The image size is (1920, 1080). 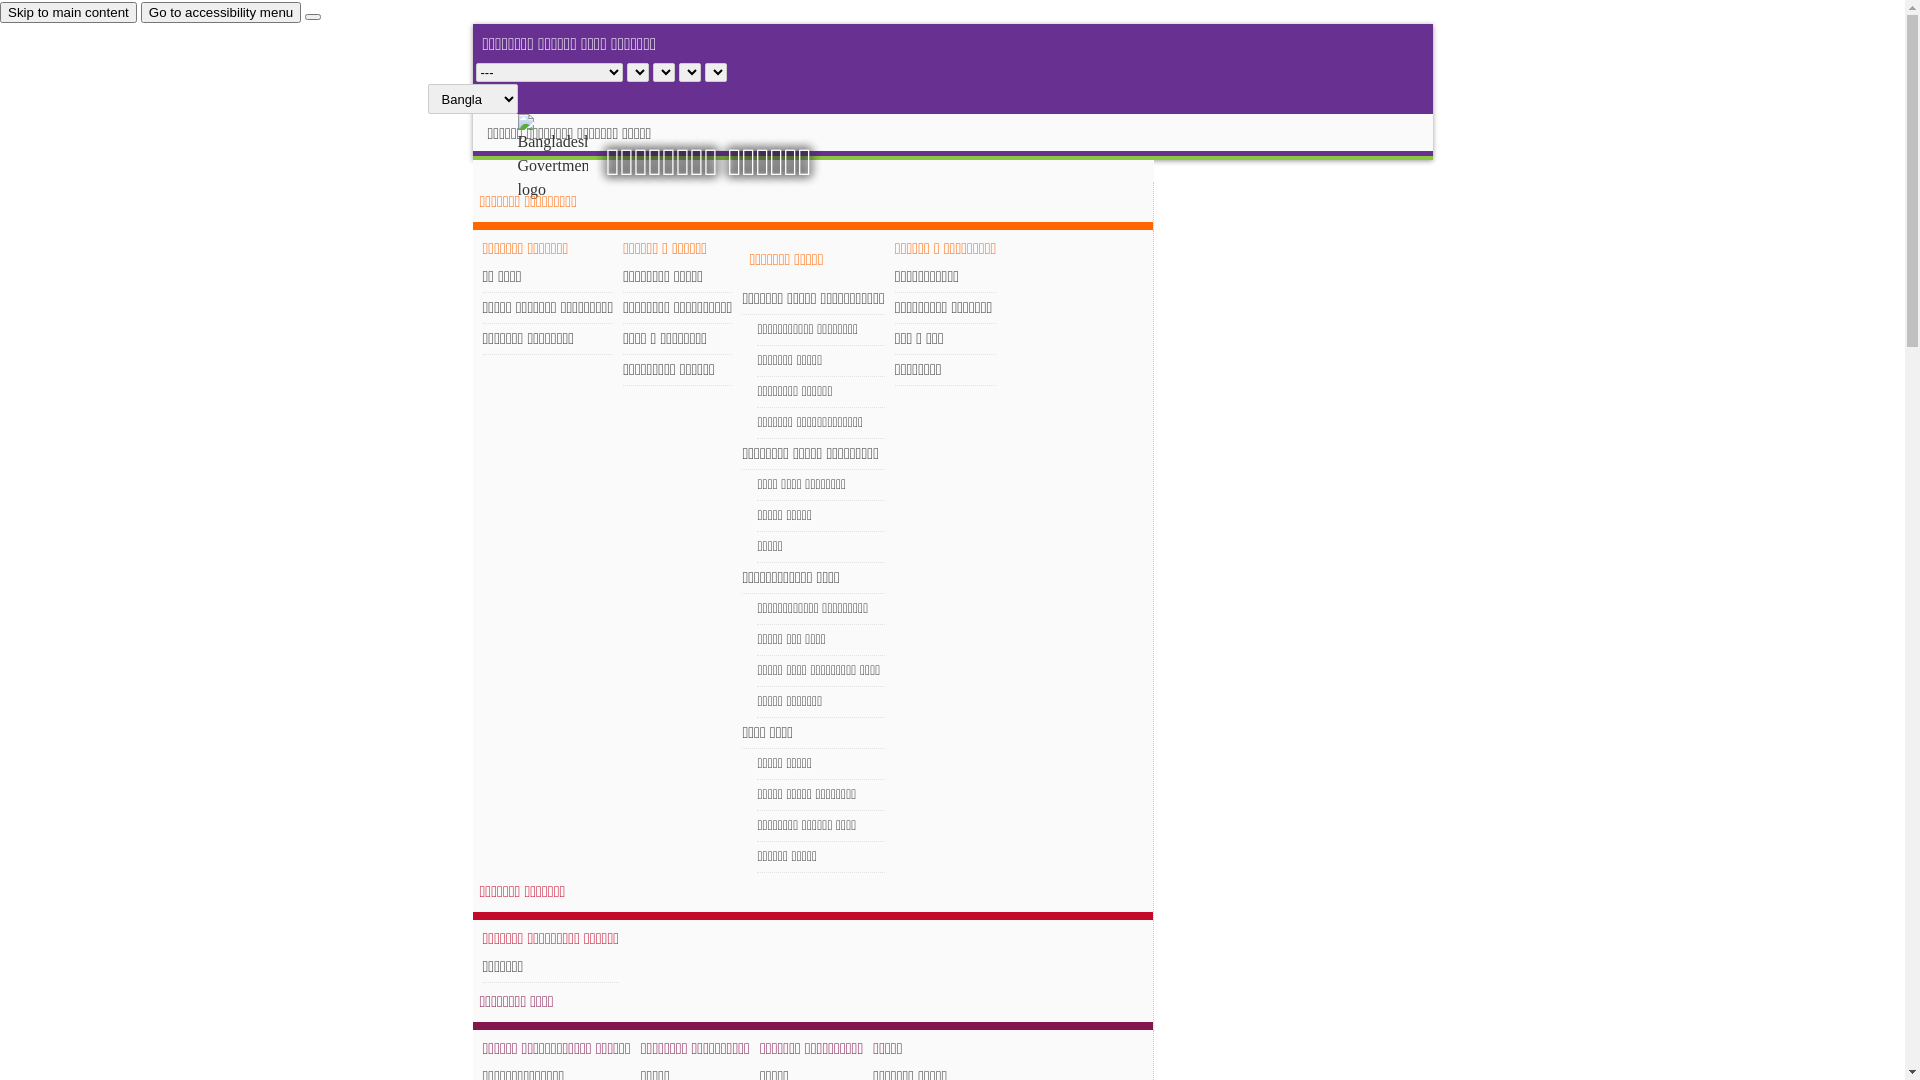 What do you see at coordinates (220, 12) in the screenshot?
I see `'Go to accessibility menu'` at bounding box center [220, 12].